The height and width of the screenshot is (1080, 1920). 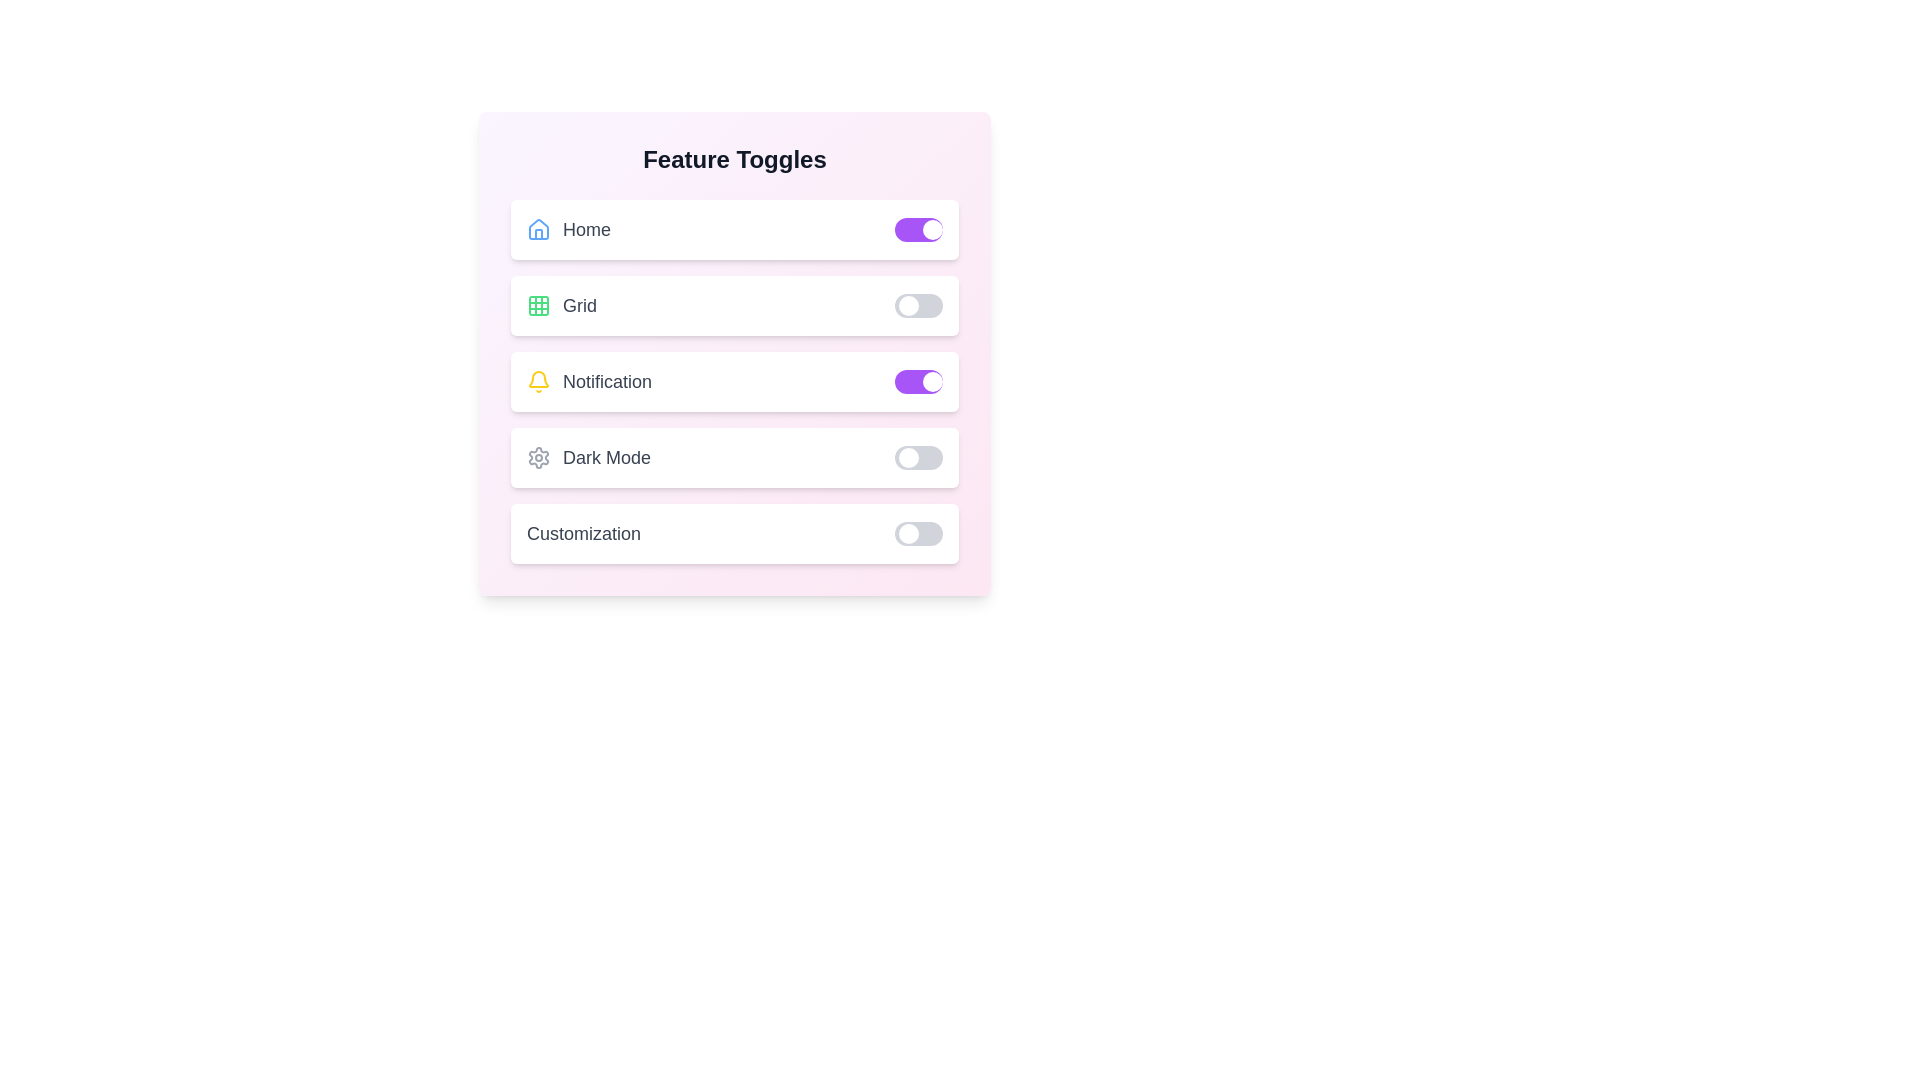 I want to click on the 'Dark Mode' text label, which indicates the toggle switch for the application's dark mode feature, positioned in the fourth row of the settings list, so click(x=606, y=458).